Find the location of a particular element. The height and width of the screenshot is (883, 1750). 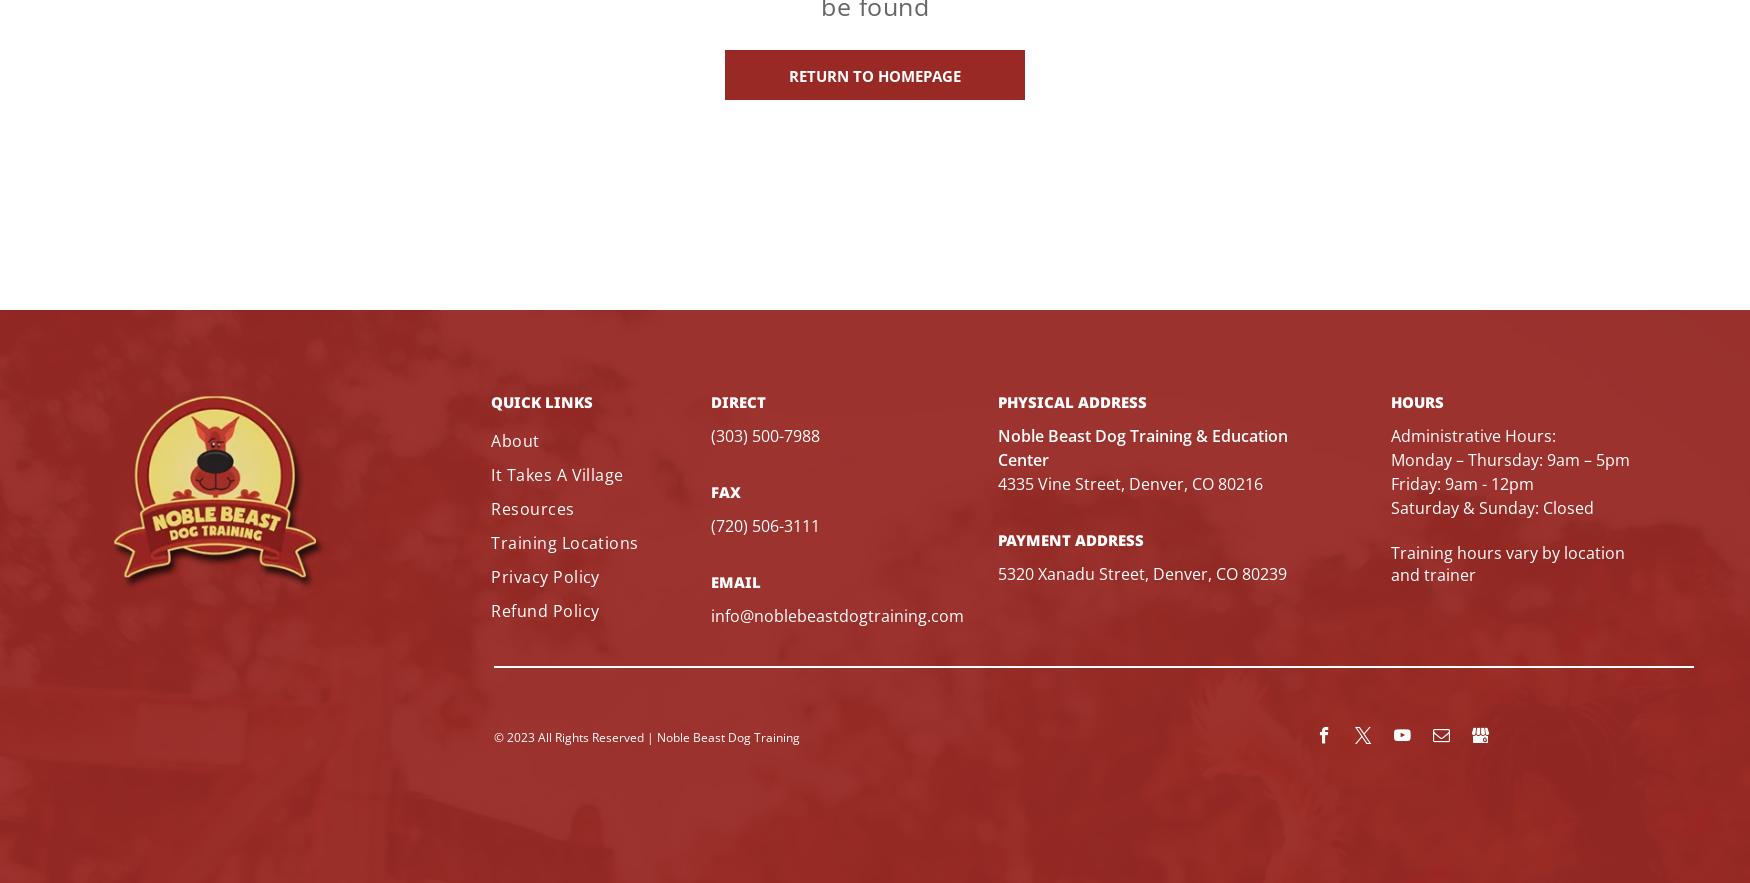

'Administrative Hours:' is located at coordinates (1473, 434).